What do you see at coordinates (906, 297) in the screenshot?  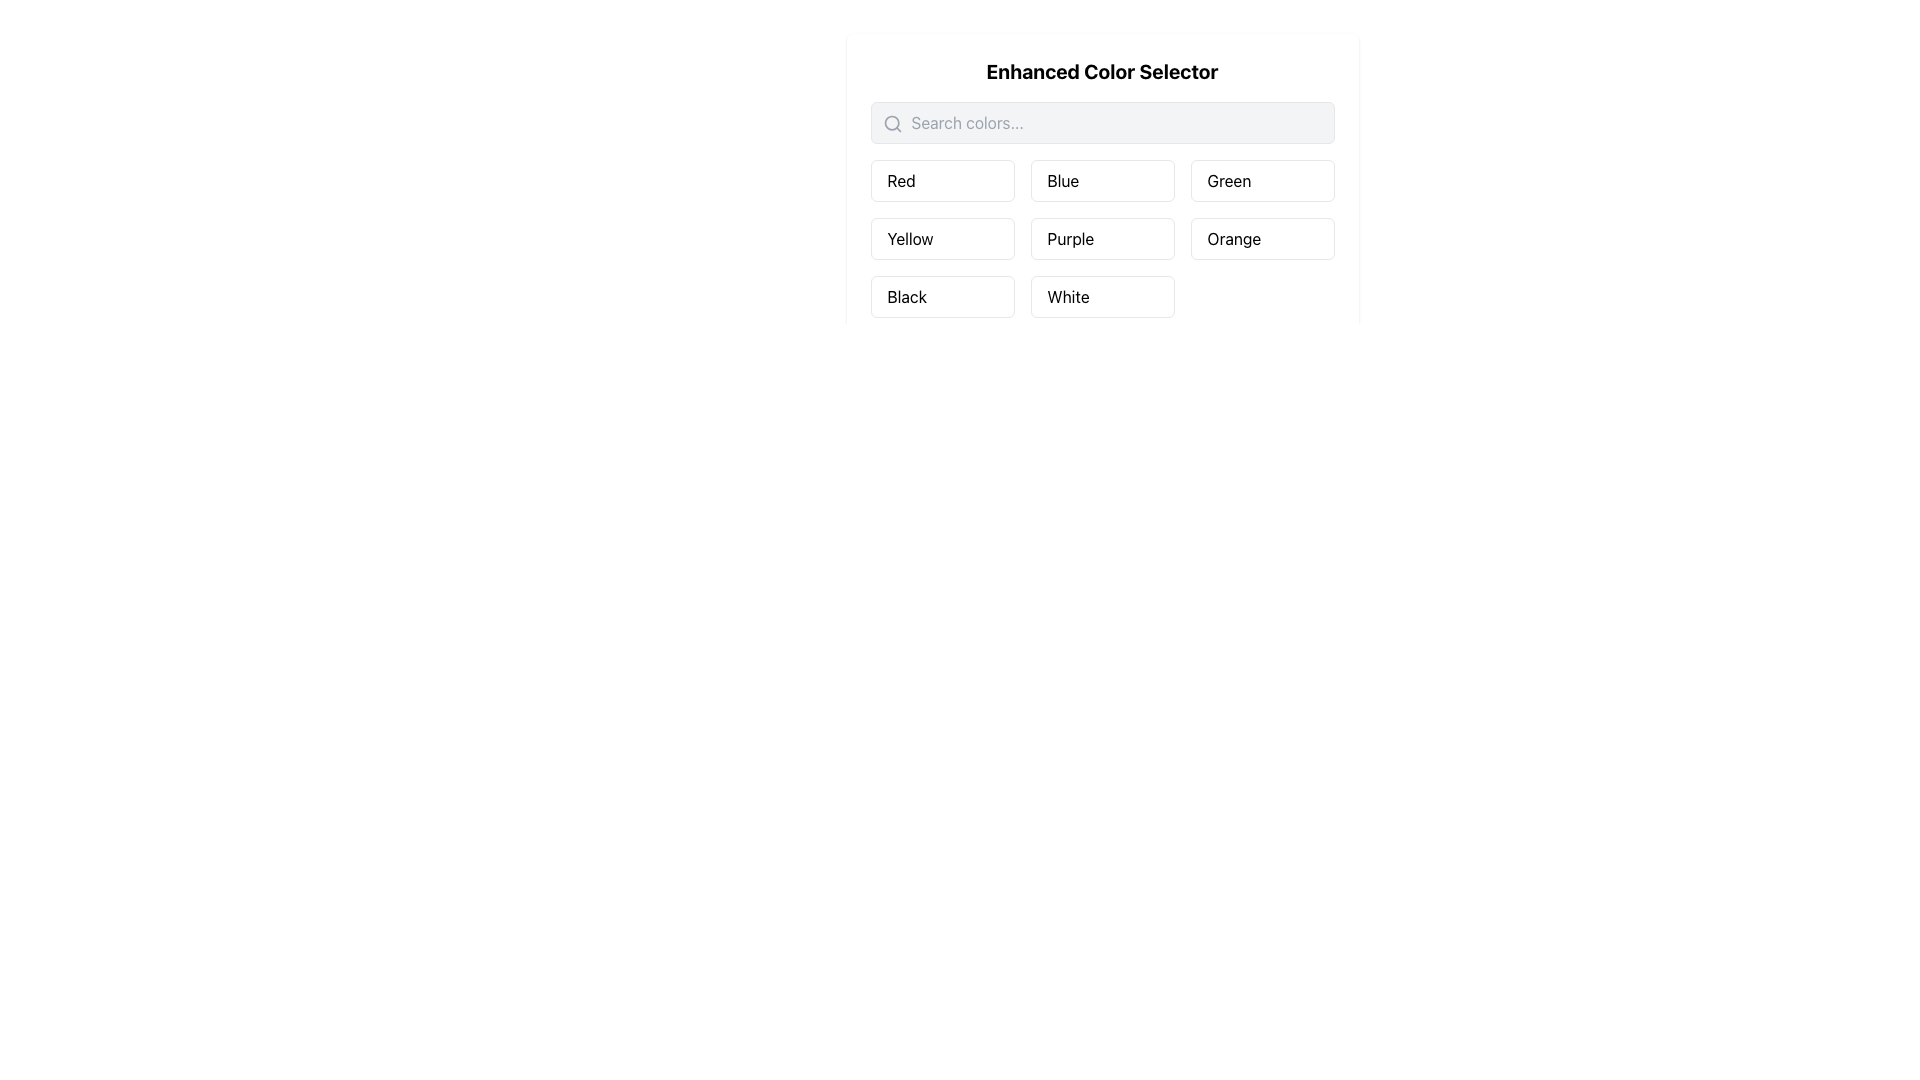 I see `the 'Black' text label within the button that is part of the Enhanced Color Selector interface` at bounding box center [906, 297].